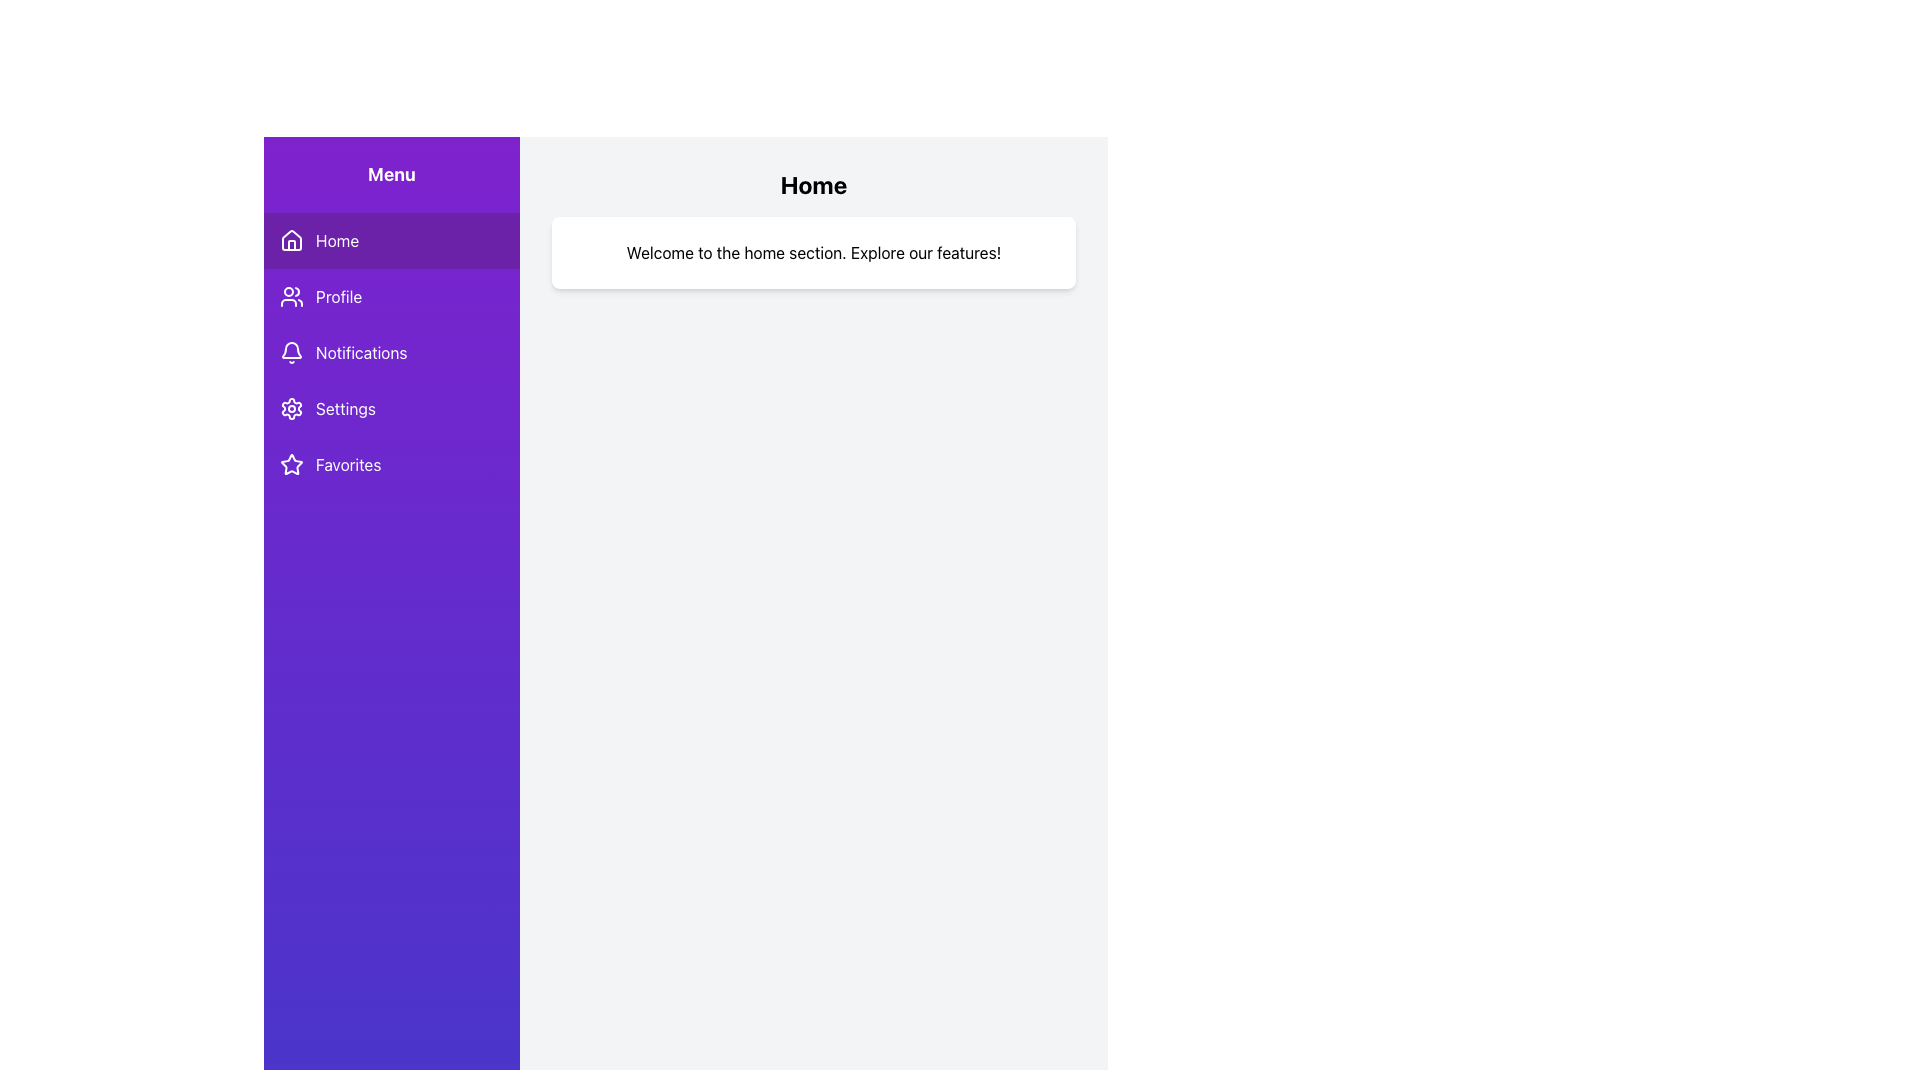  I want to click on the introductory Text element located in the main content area, which is centered below the title 'Home', to read its message, so click(814, 252).